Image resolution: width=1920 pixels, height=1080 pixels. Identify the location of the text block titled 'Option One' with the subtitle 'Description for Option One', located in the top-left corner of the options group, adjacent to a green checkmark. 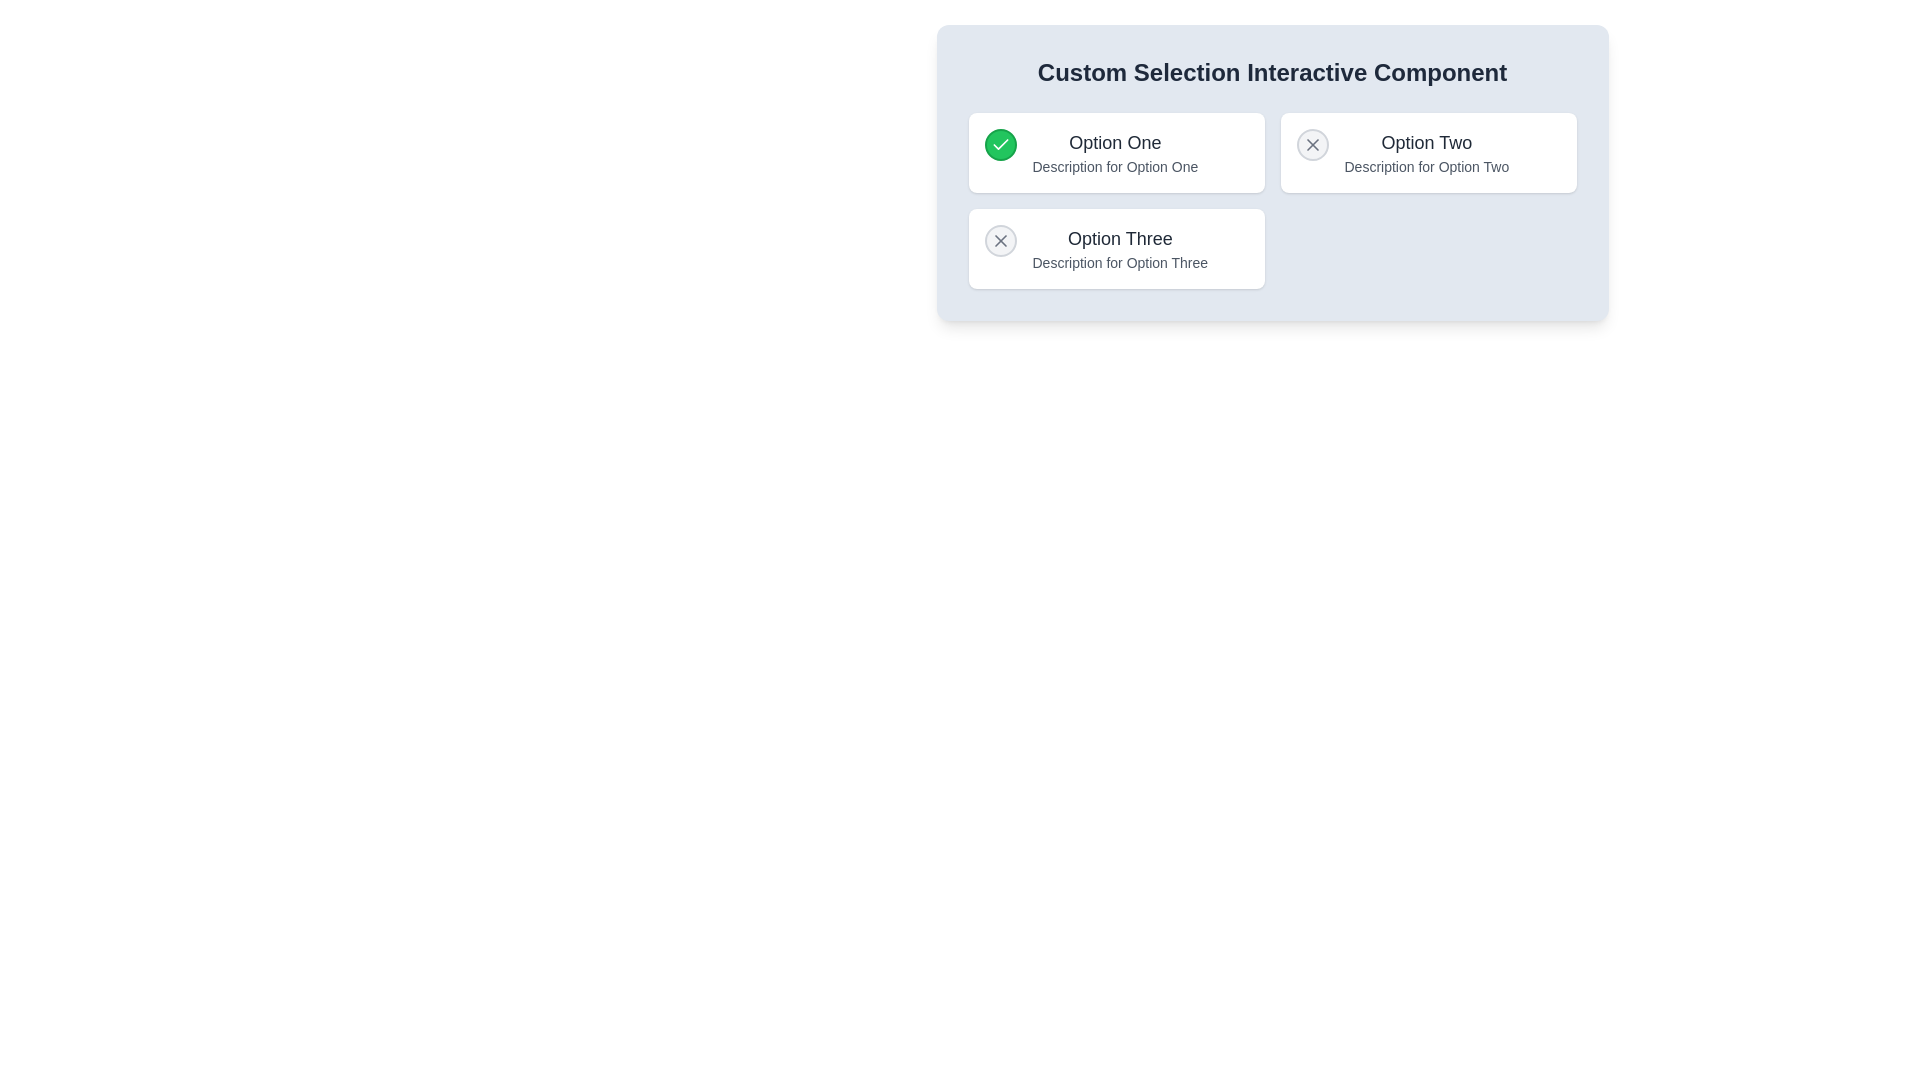
(1114, 152).